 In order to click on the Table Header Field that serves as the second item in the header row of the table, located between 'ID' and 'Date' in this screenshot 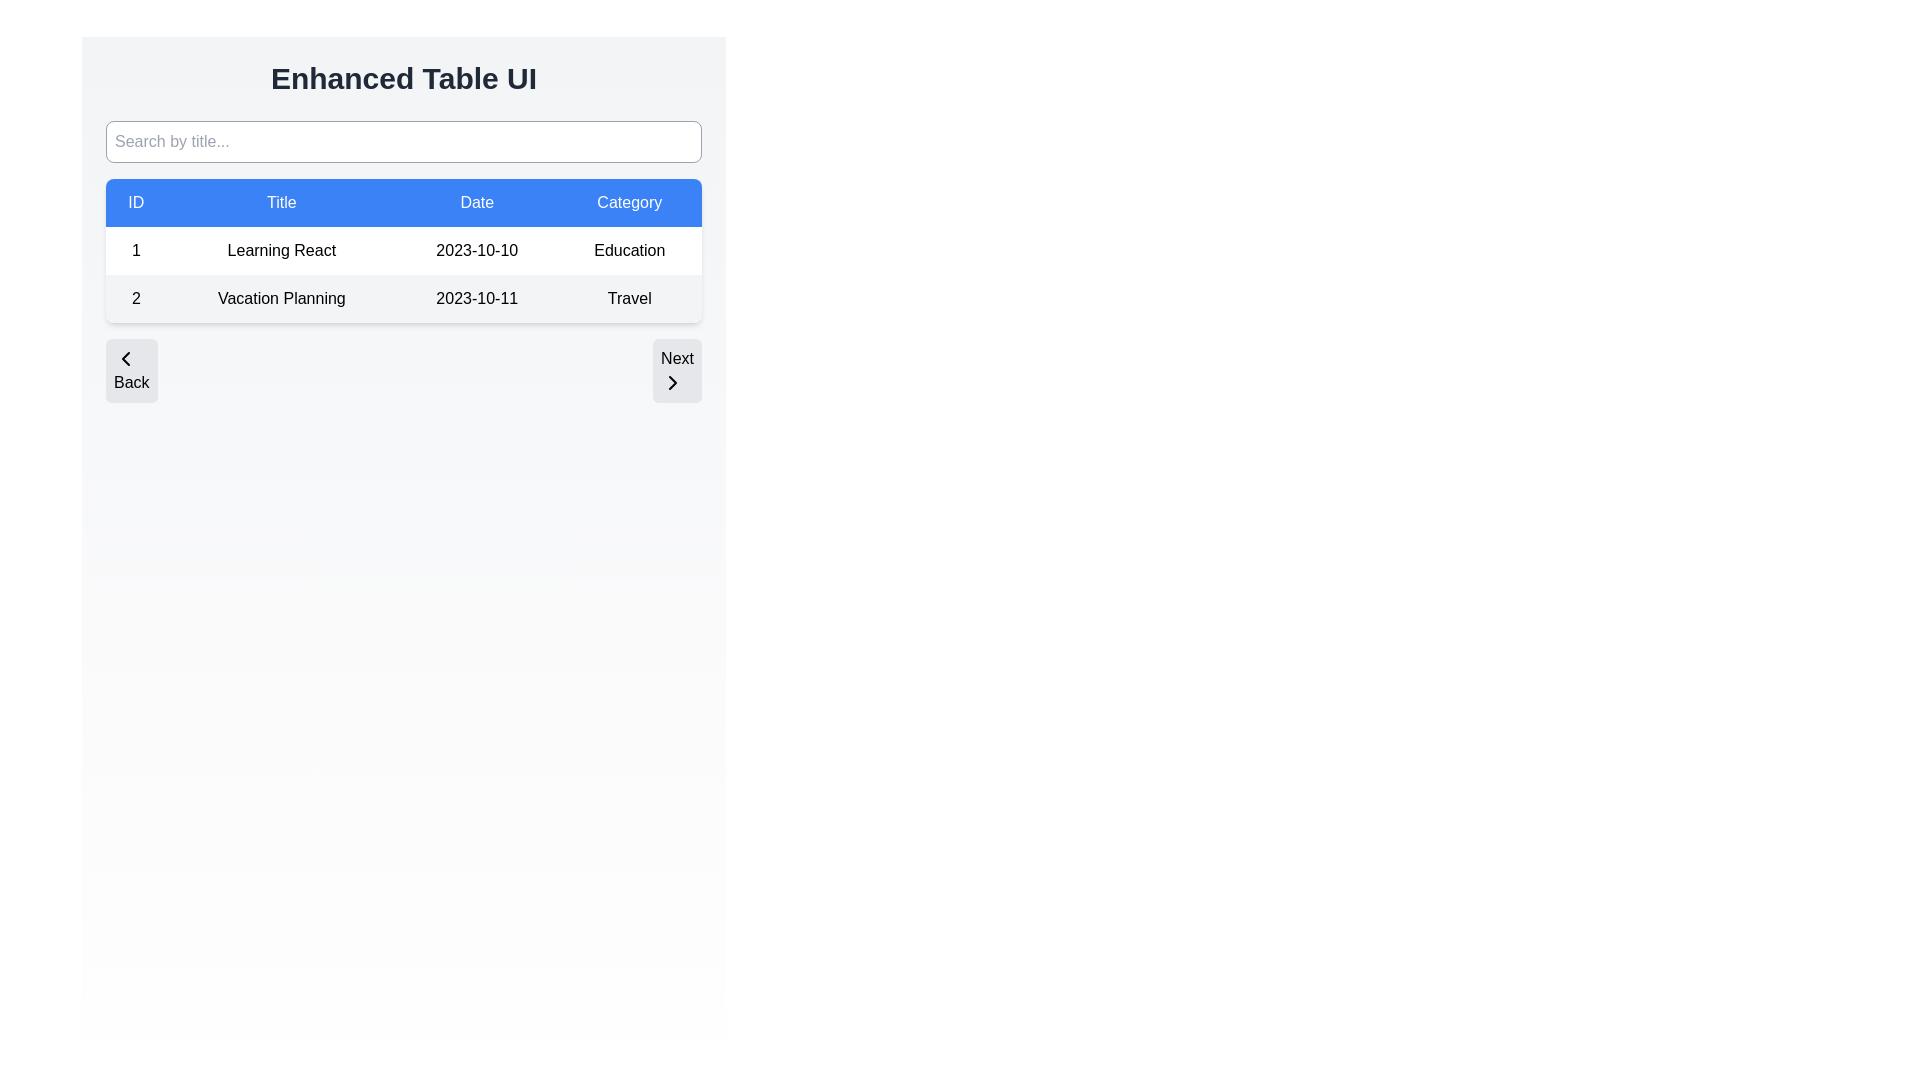, I will do `click(280, 203)`.